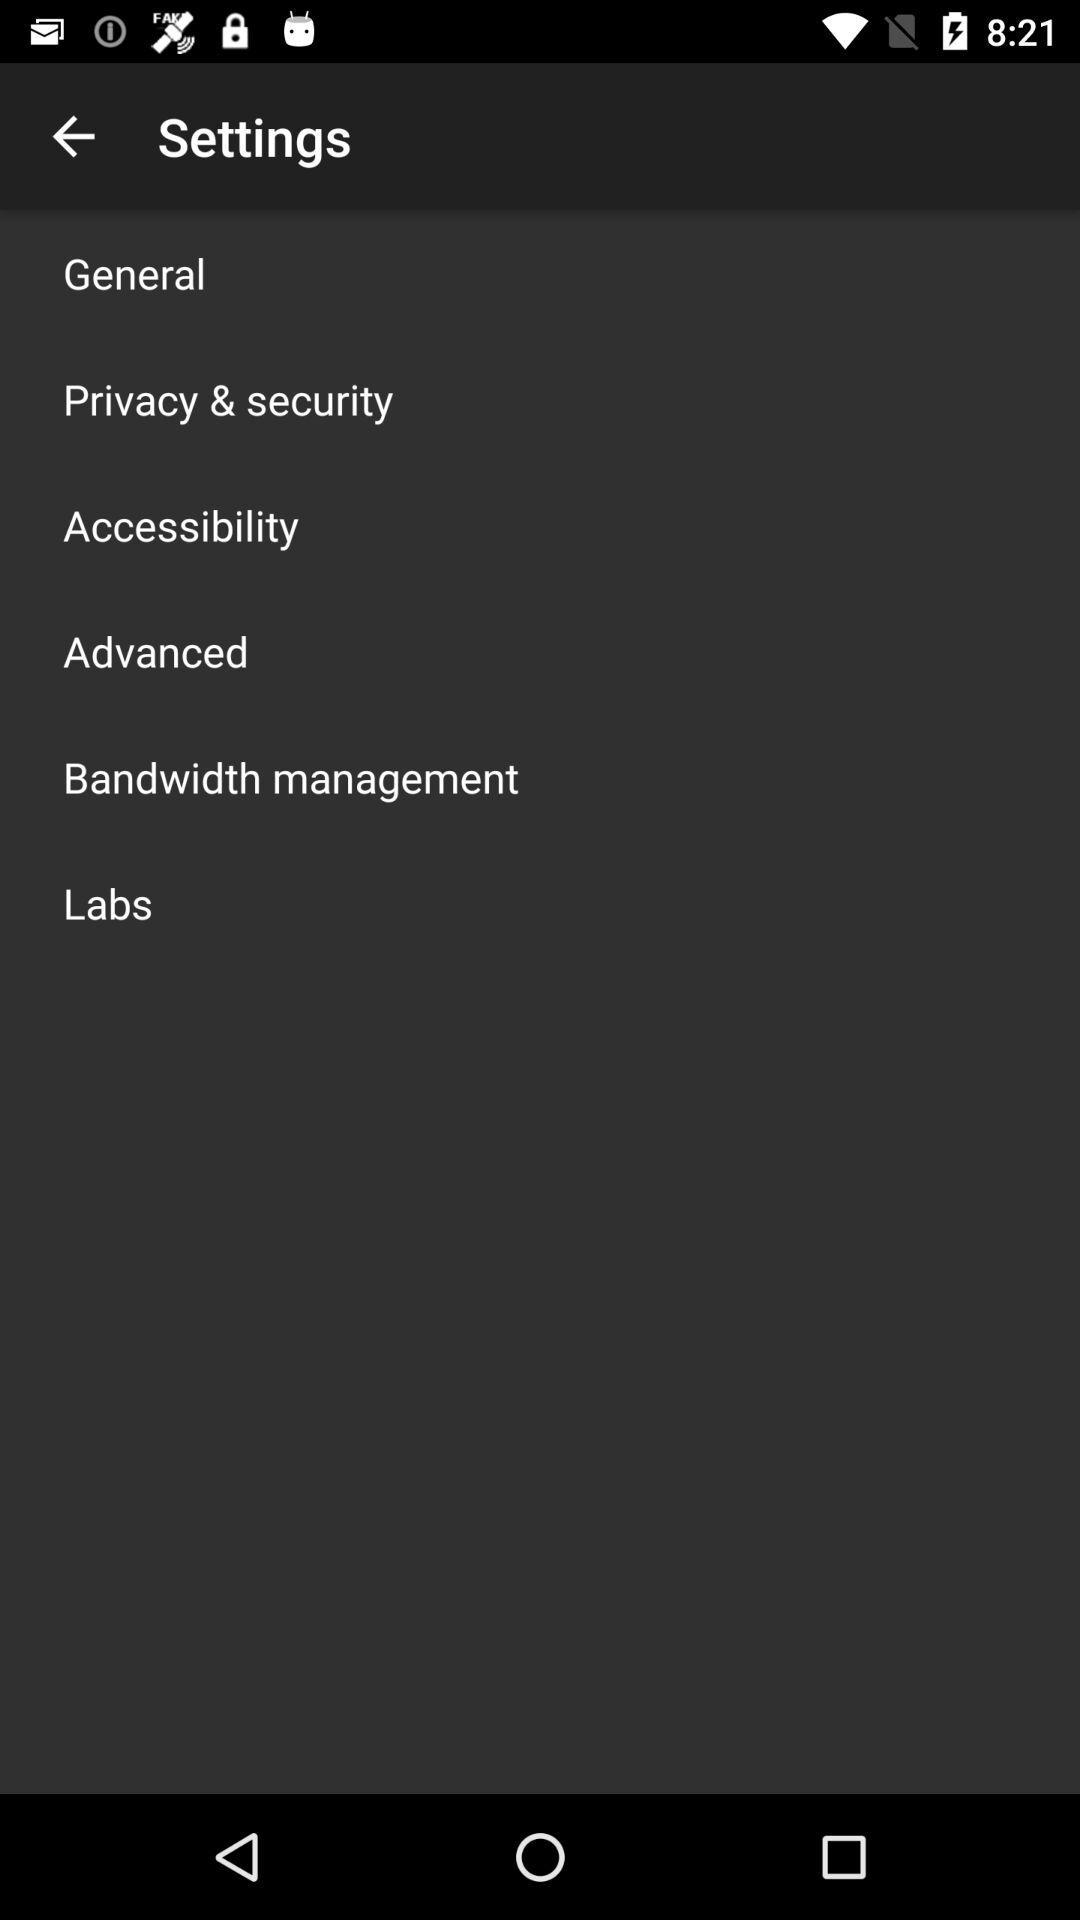  What do you see at coordinates (134, 272) in the screenshot?
I see `icon above privacy & security icon` at bounding box center [134, 272].